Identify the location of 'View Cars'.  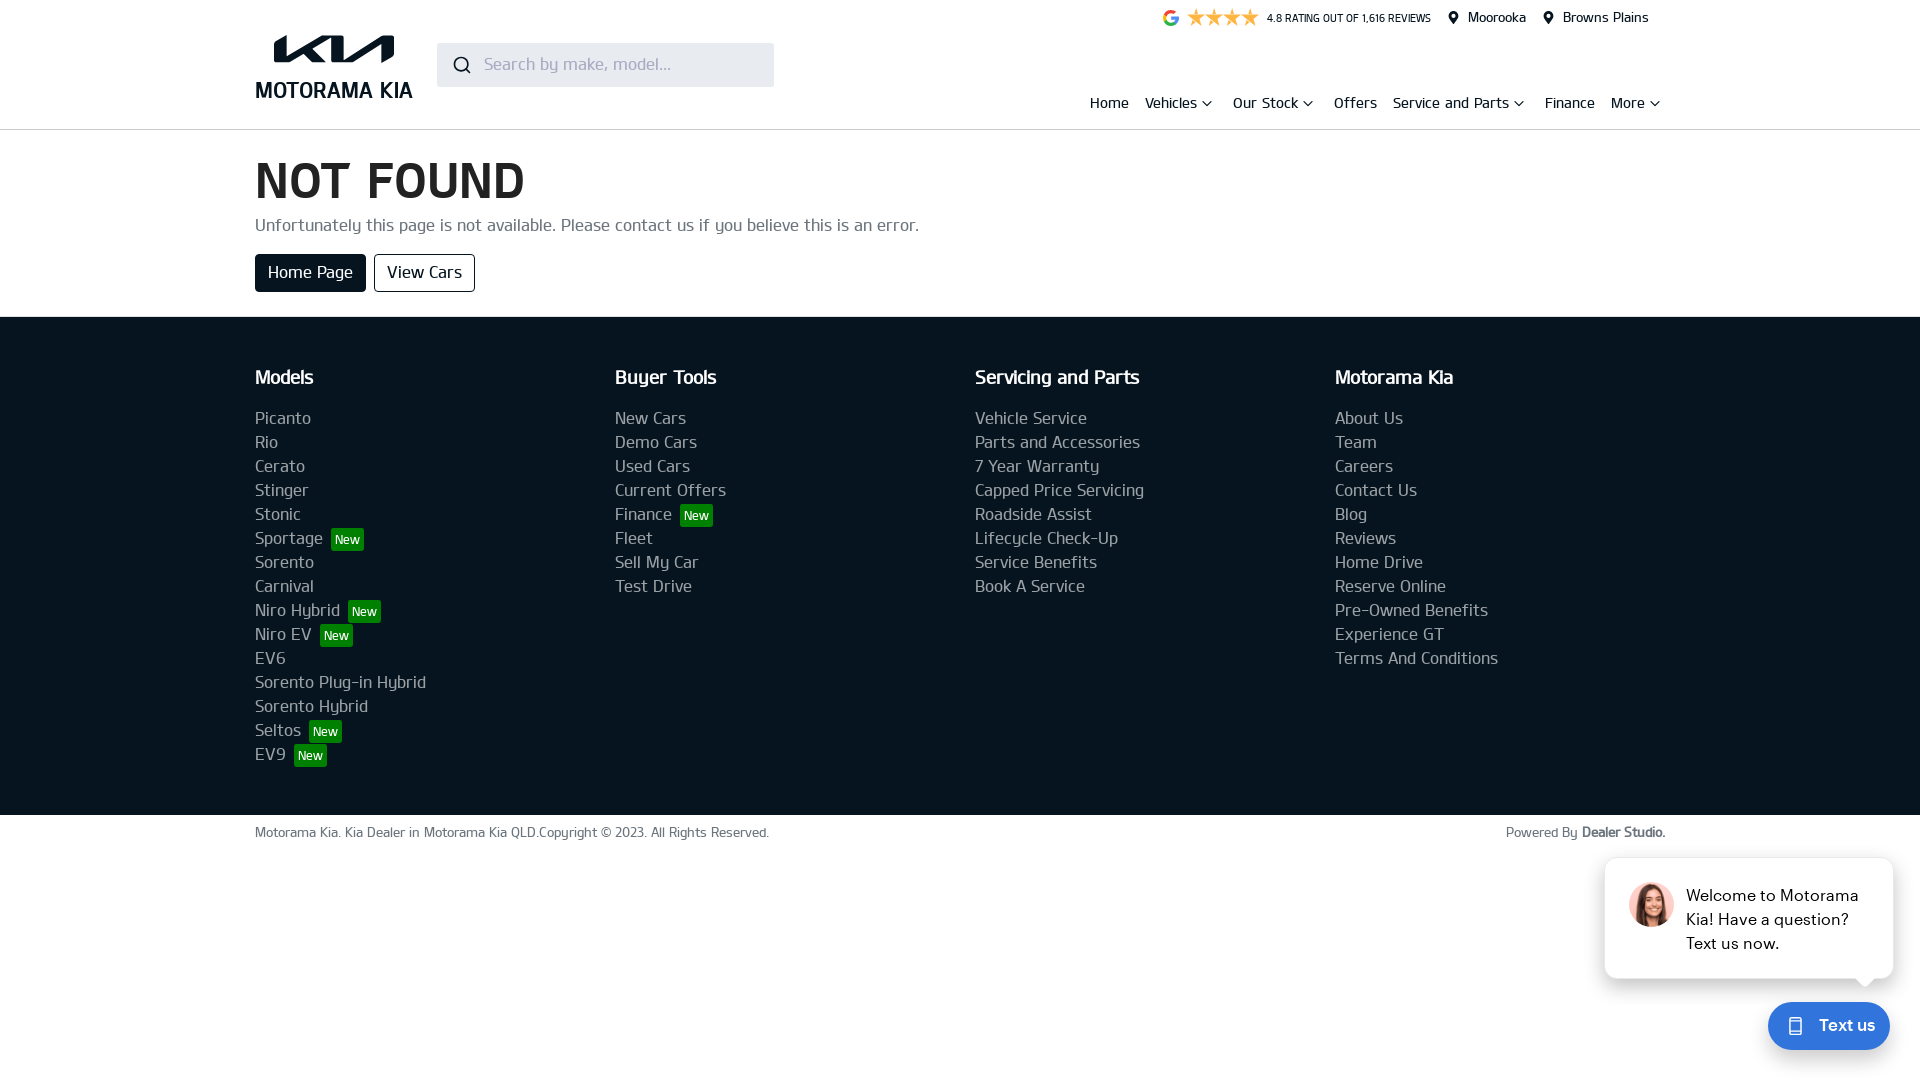
(423, 273).